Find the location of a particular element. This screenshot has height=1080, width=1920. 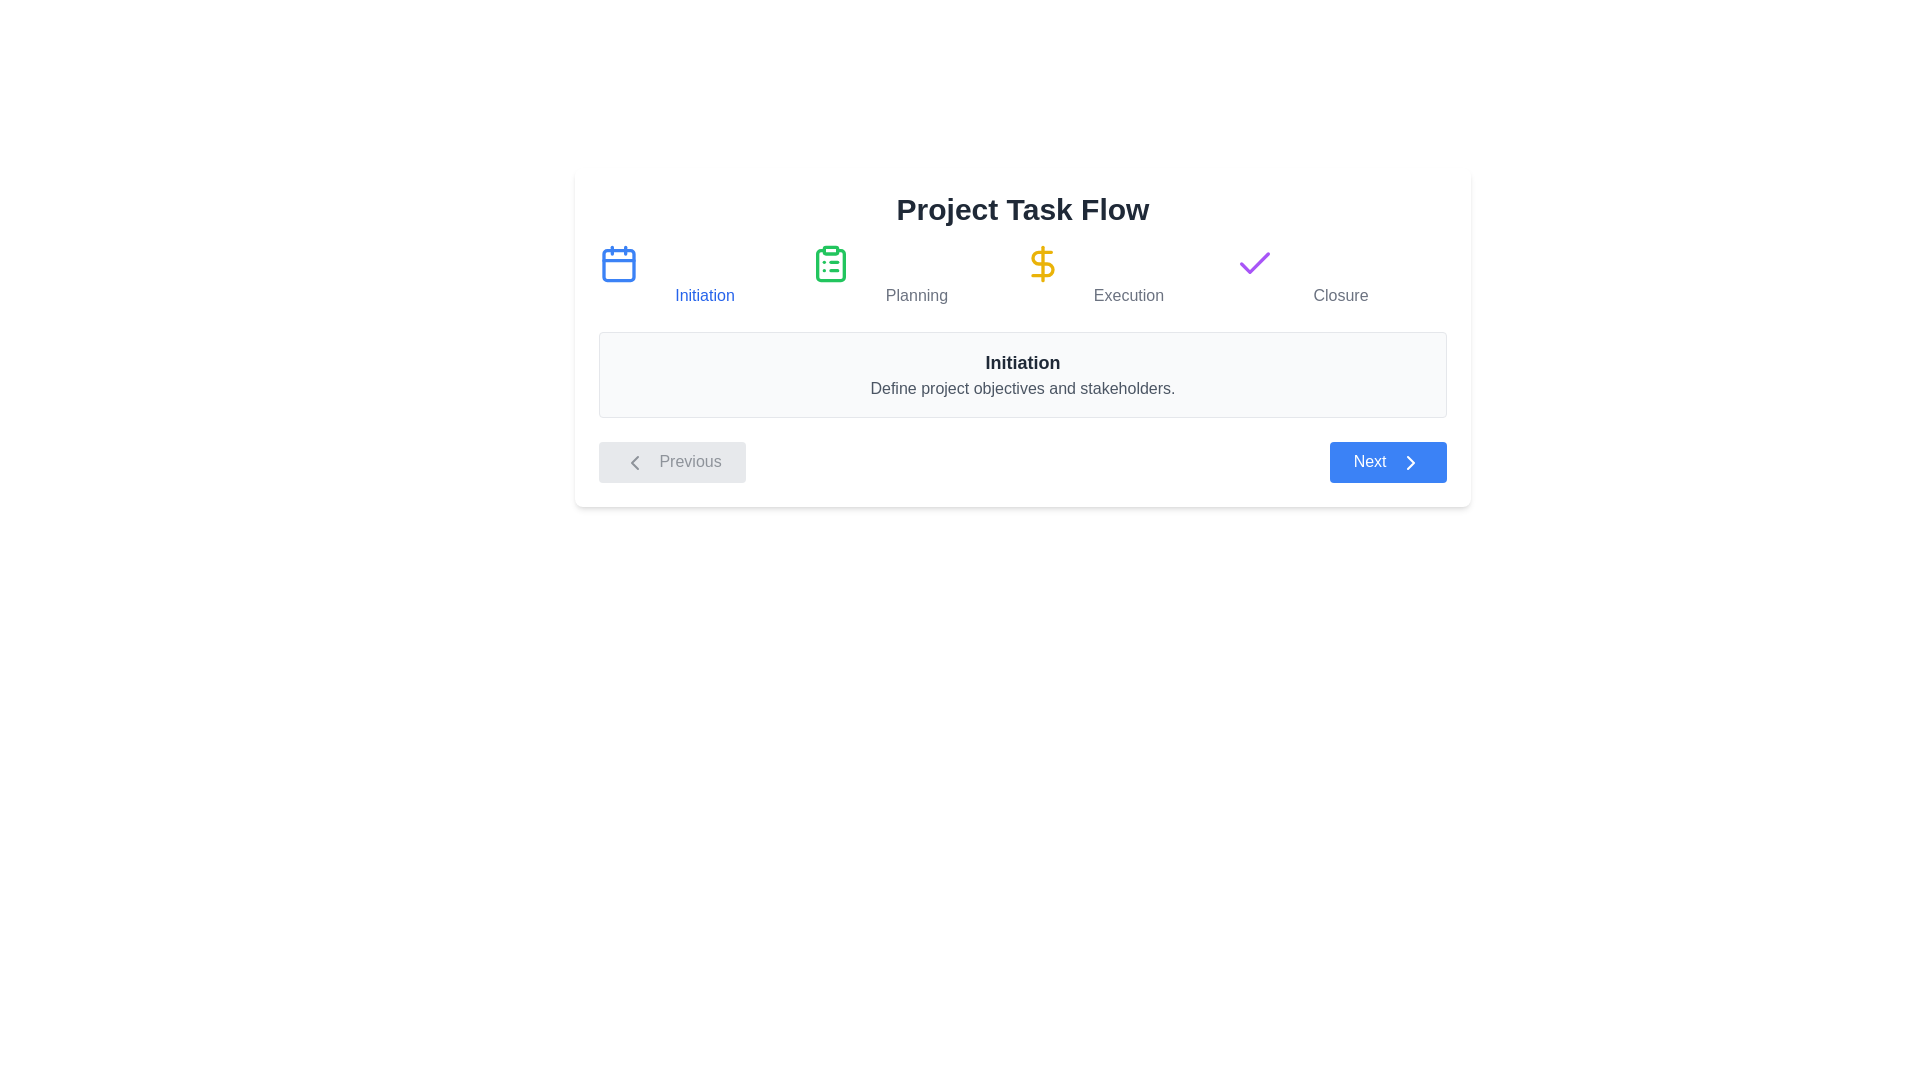

the bold header text 'Project Task Flow' which is centrally aligned at the top of the card interface is located at coordinates (1022, 209).